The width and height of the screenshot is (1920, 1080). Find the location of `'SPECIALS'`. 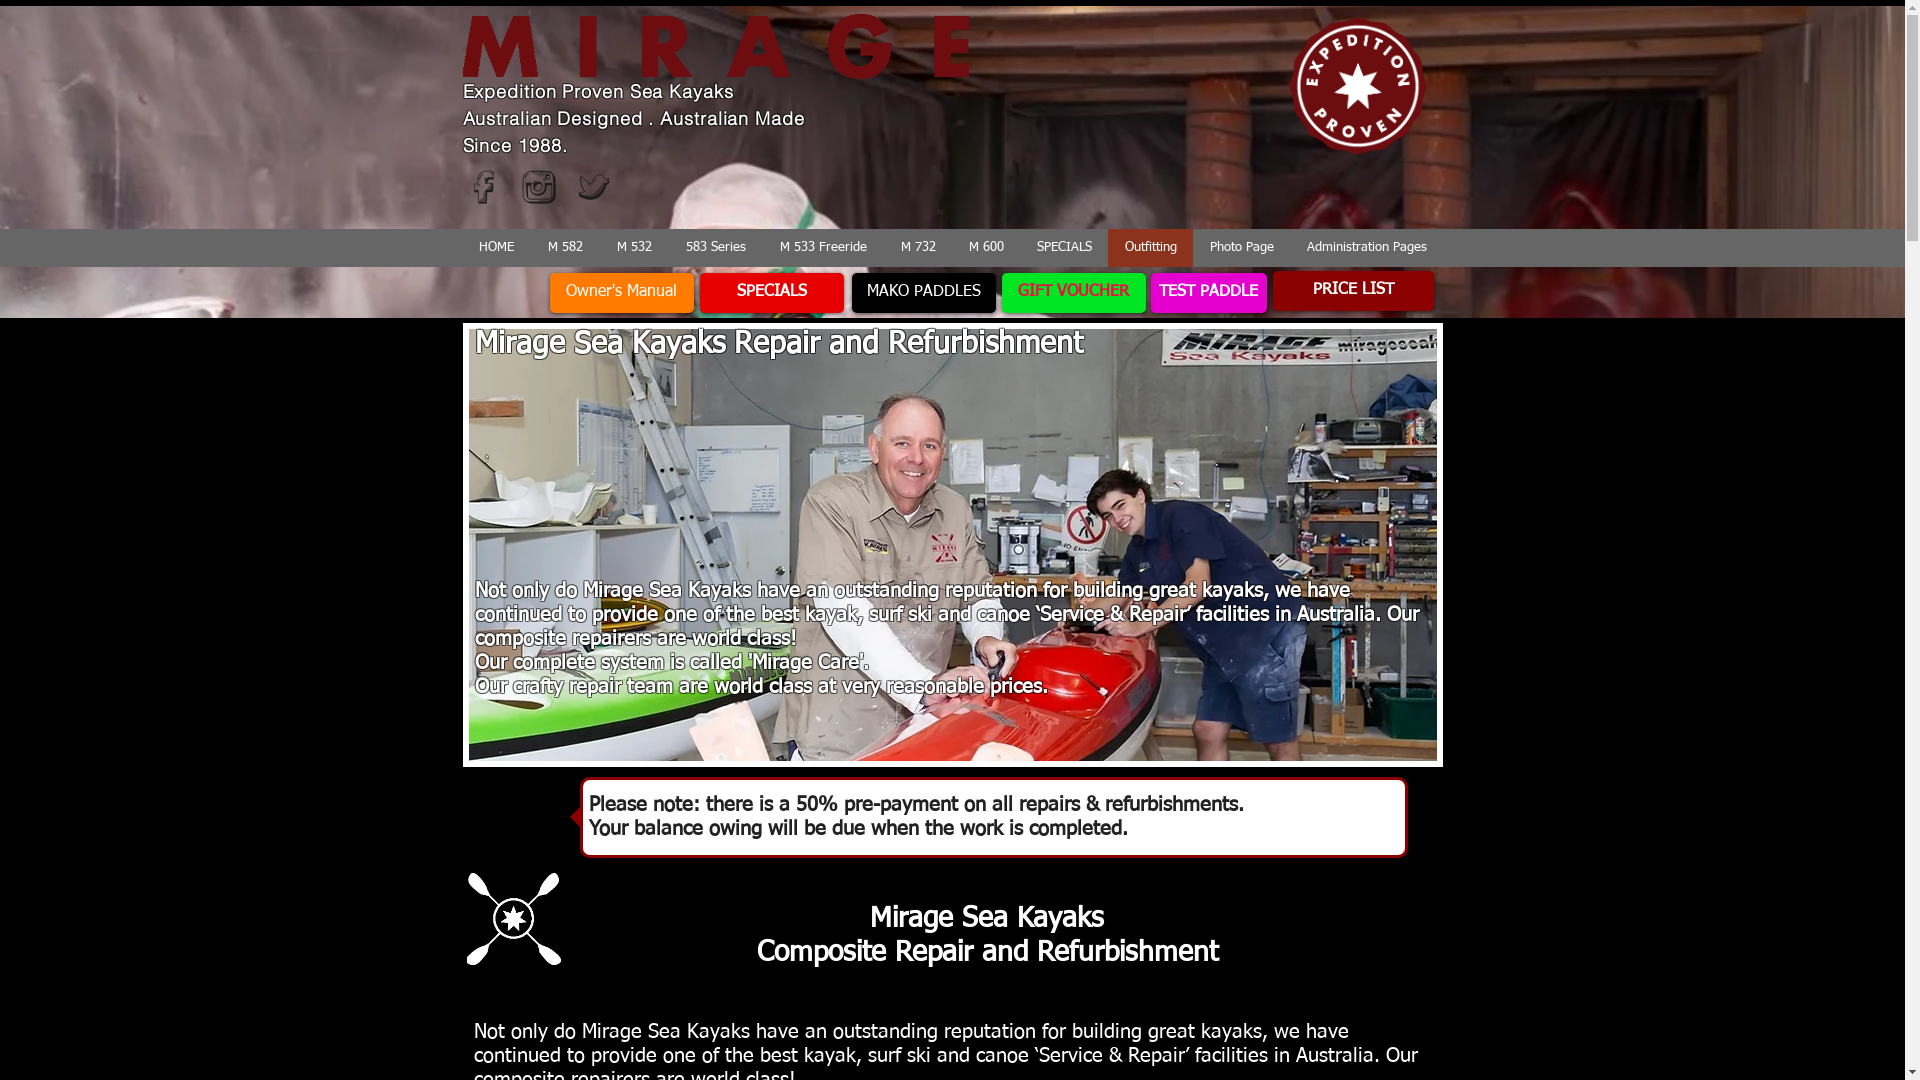

'SPECIALS' is located at coordinates (1063, 246).